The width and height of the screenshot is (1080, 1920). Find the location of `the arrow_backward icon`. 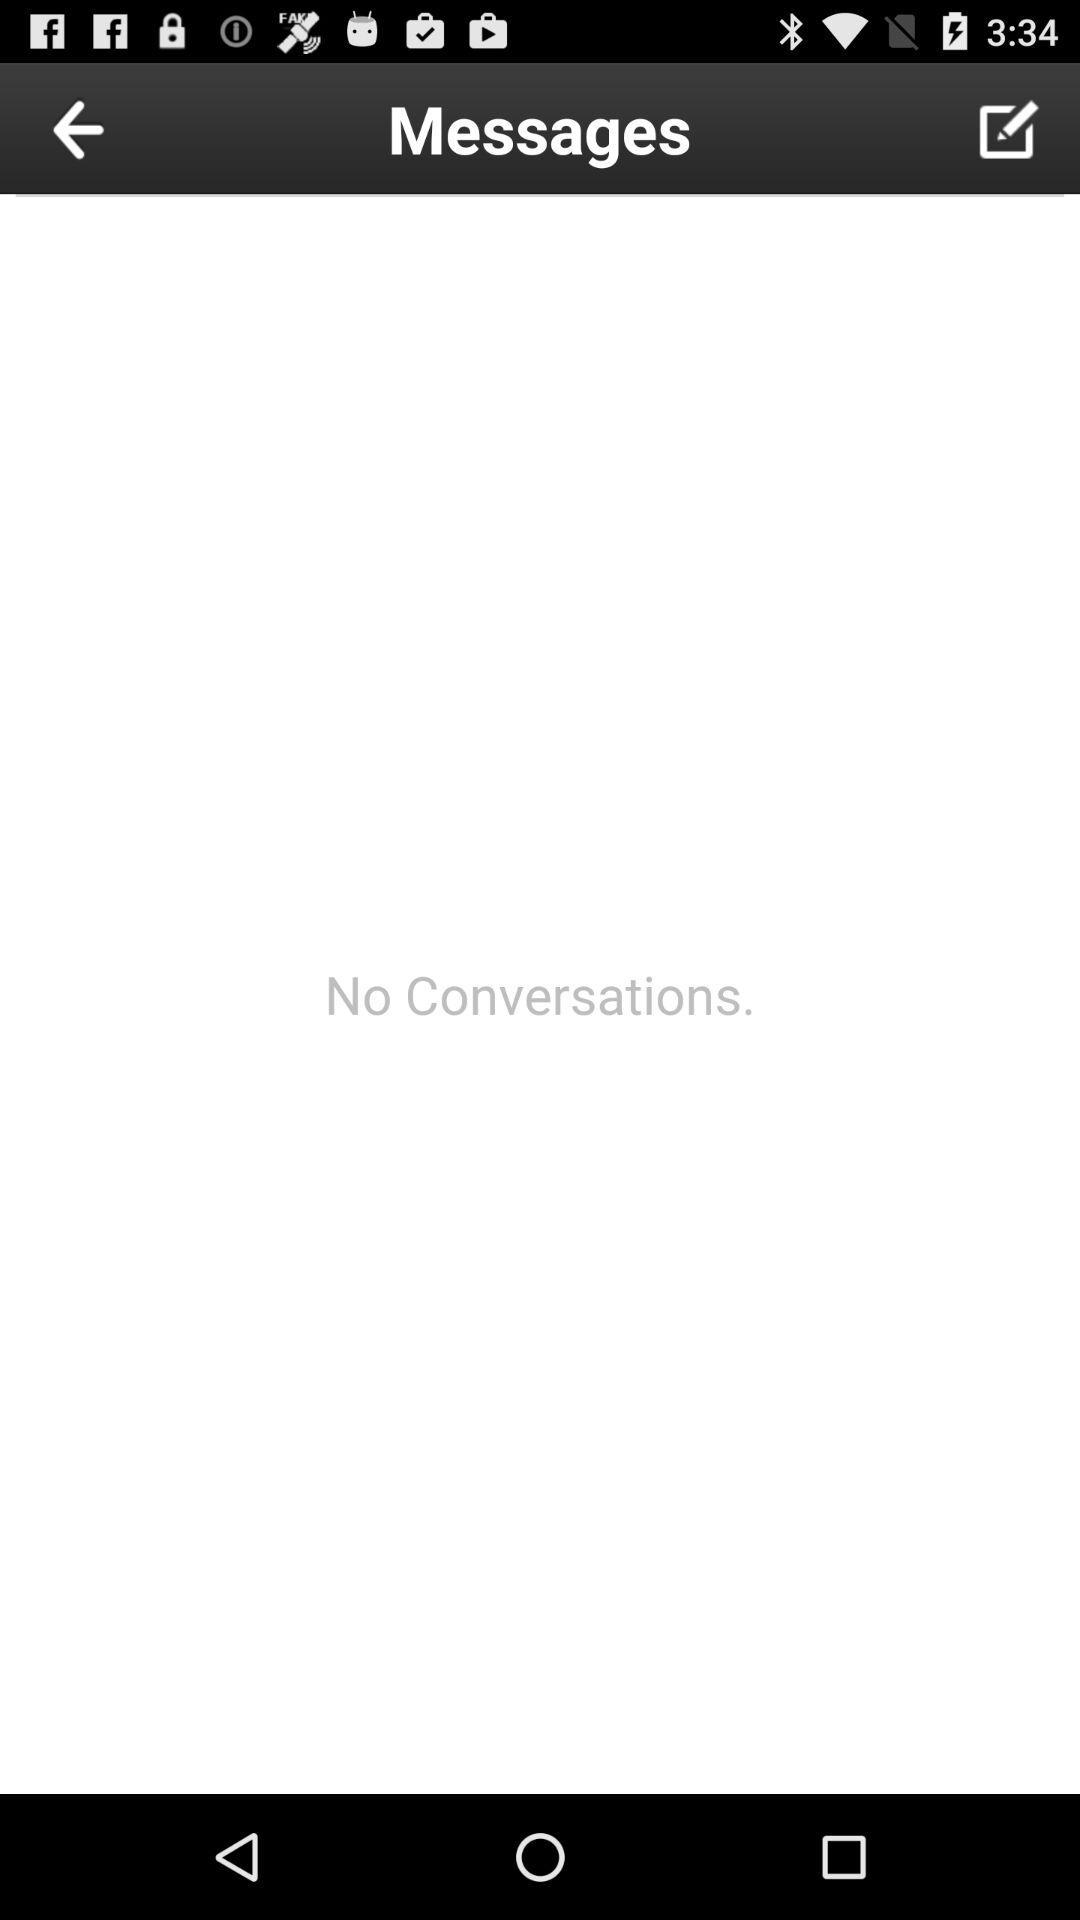

the arrow_backward icon is located at coordinates (124, 136).